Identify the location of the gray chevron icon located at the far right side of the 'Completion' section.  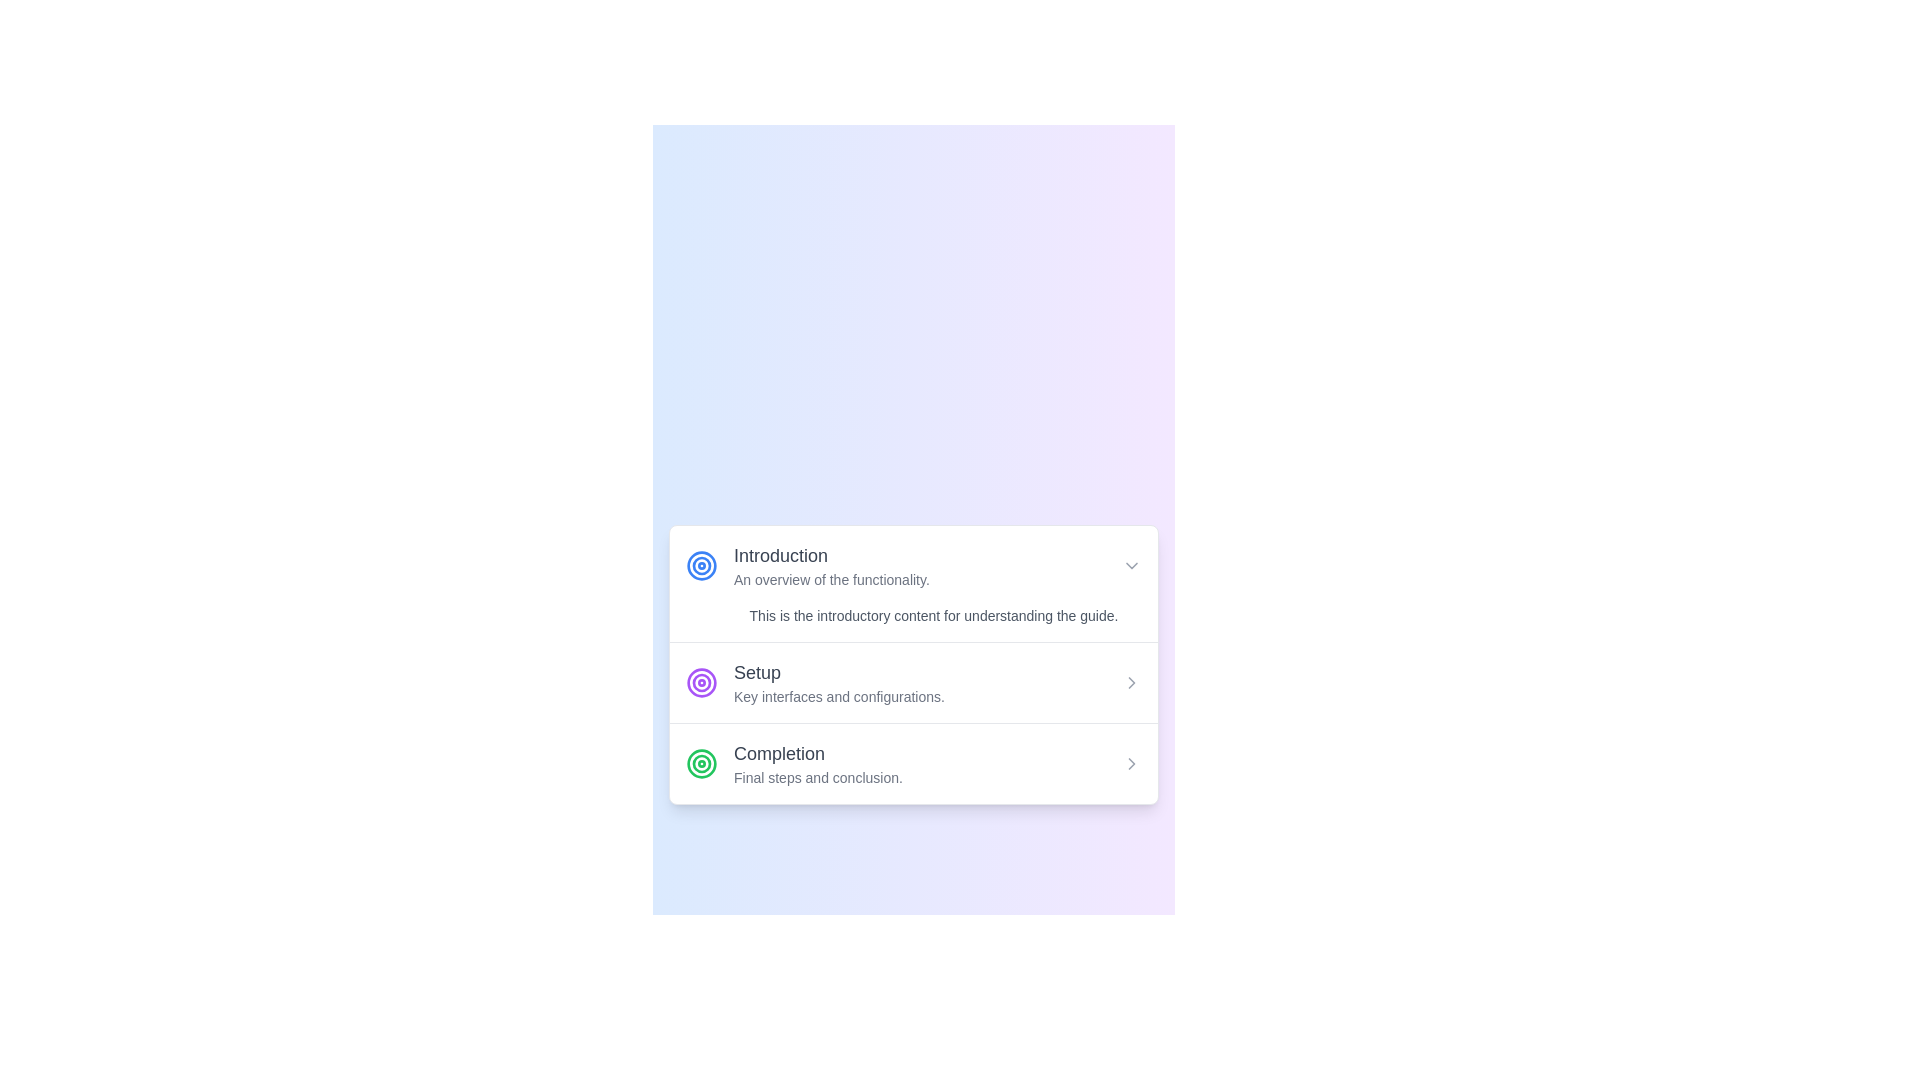
(1132, 763).